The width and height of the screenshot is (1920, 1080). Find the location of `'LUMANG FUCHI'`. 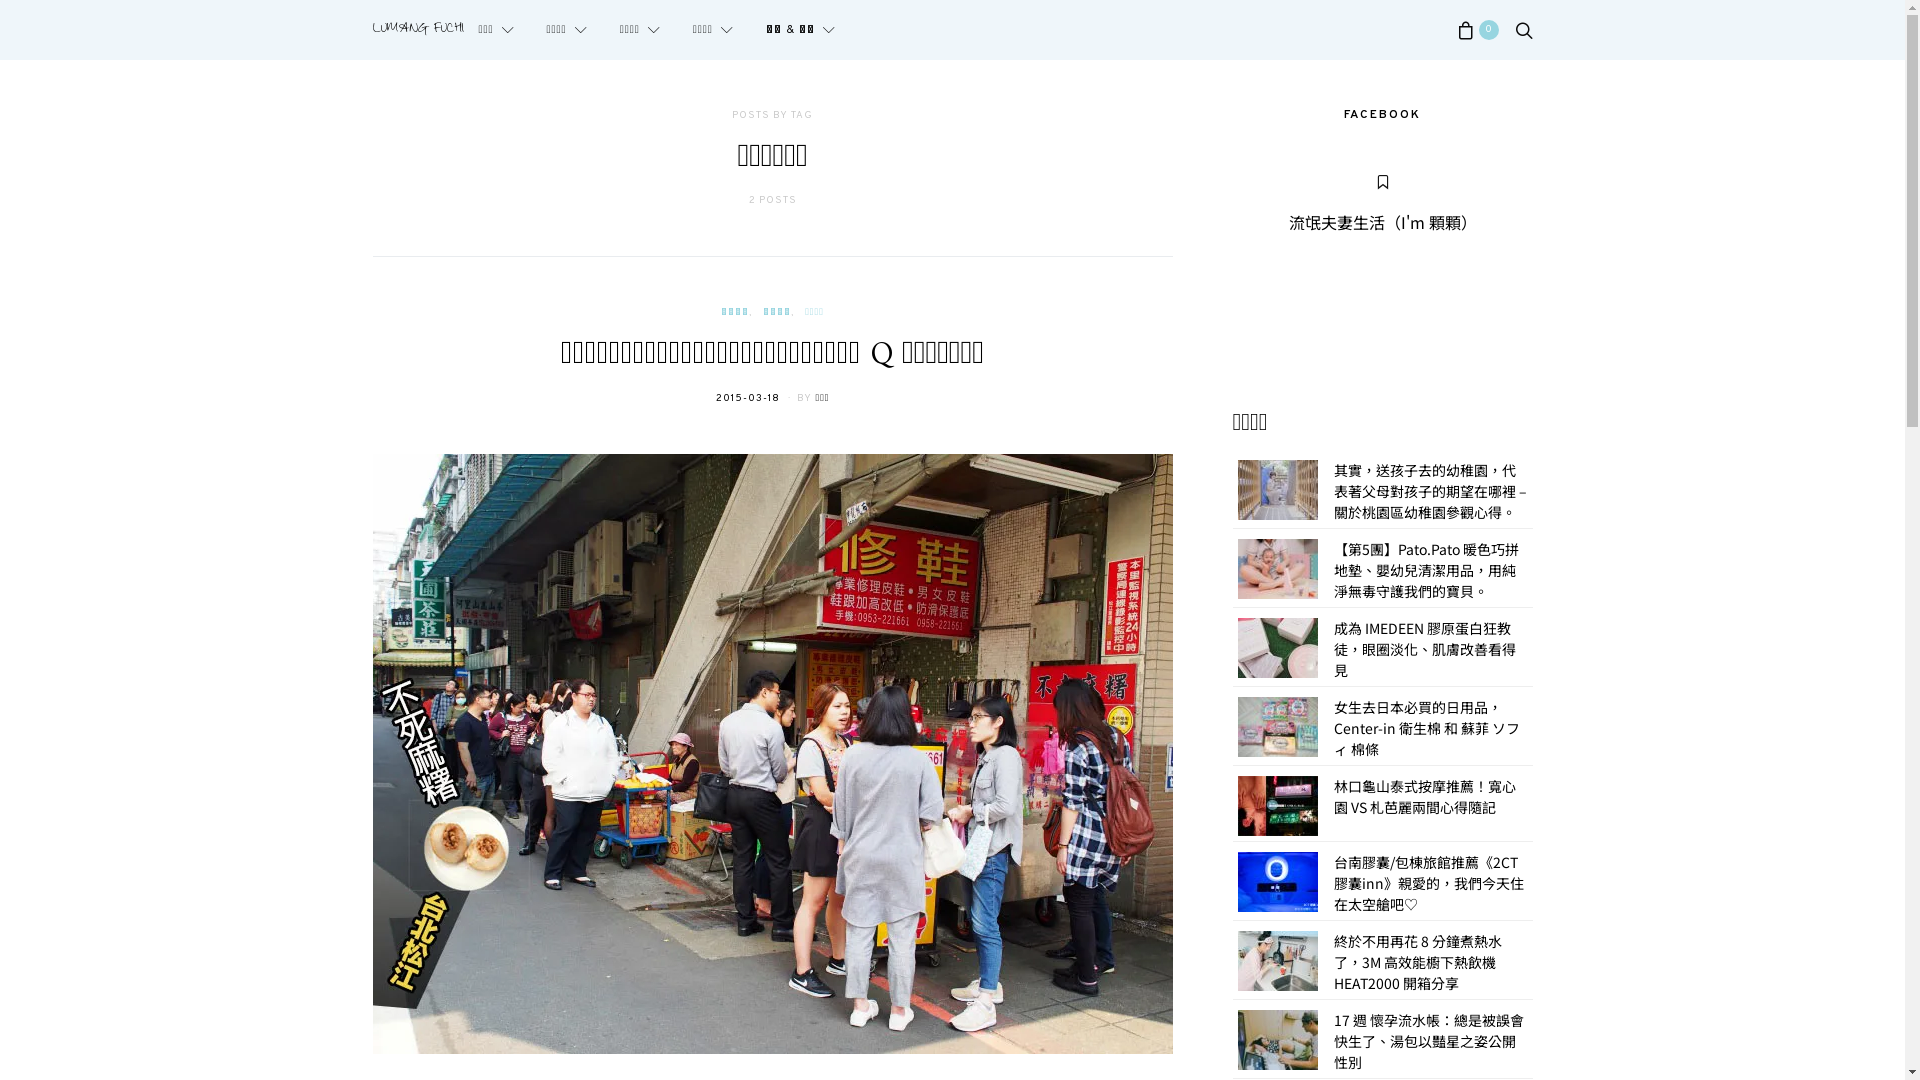

'LUMANG FUCHI' is located at coordinates (416, 30).